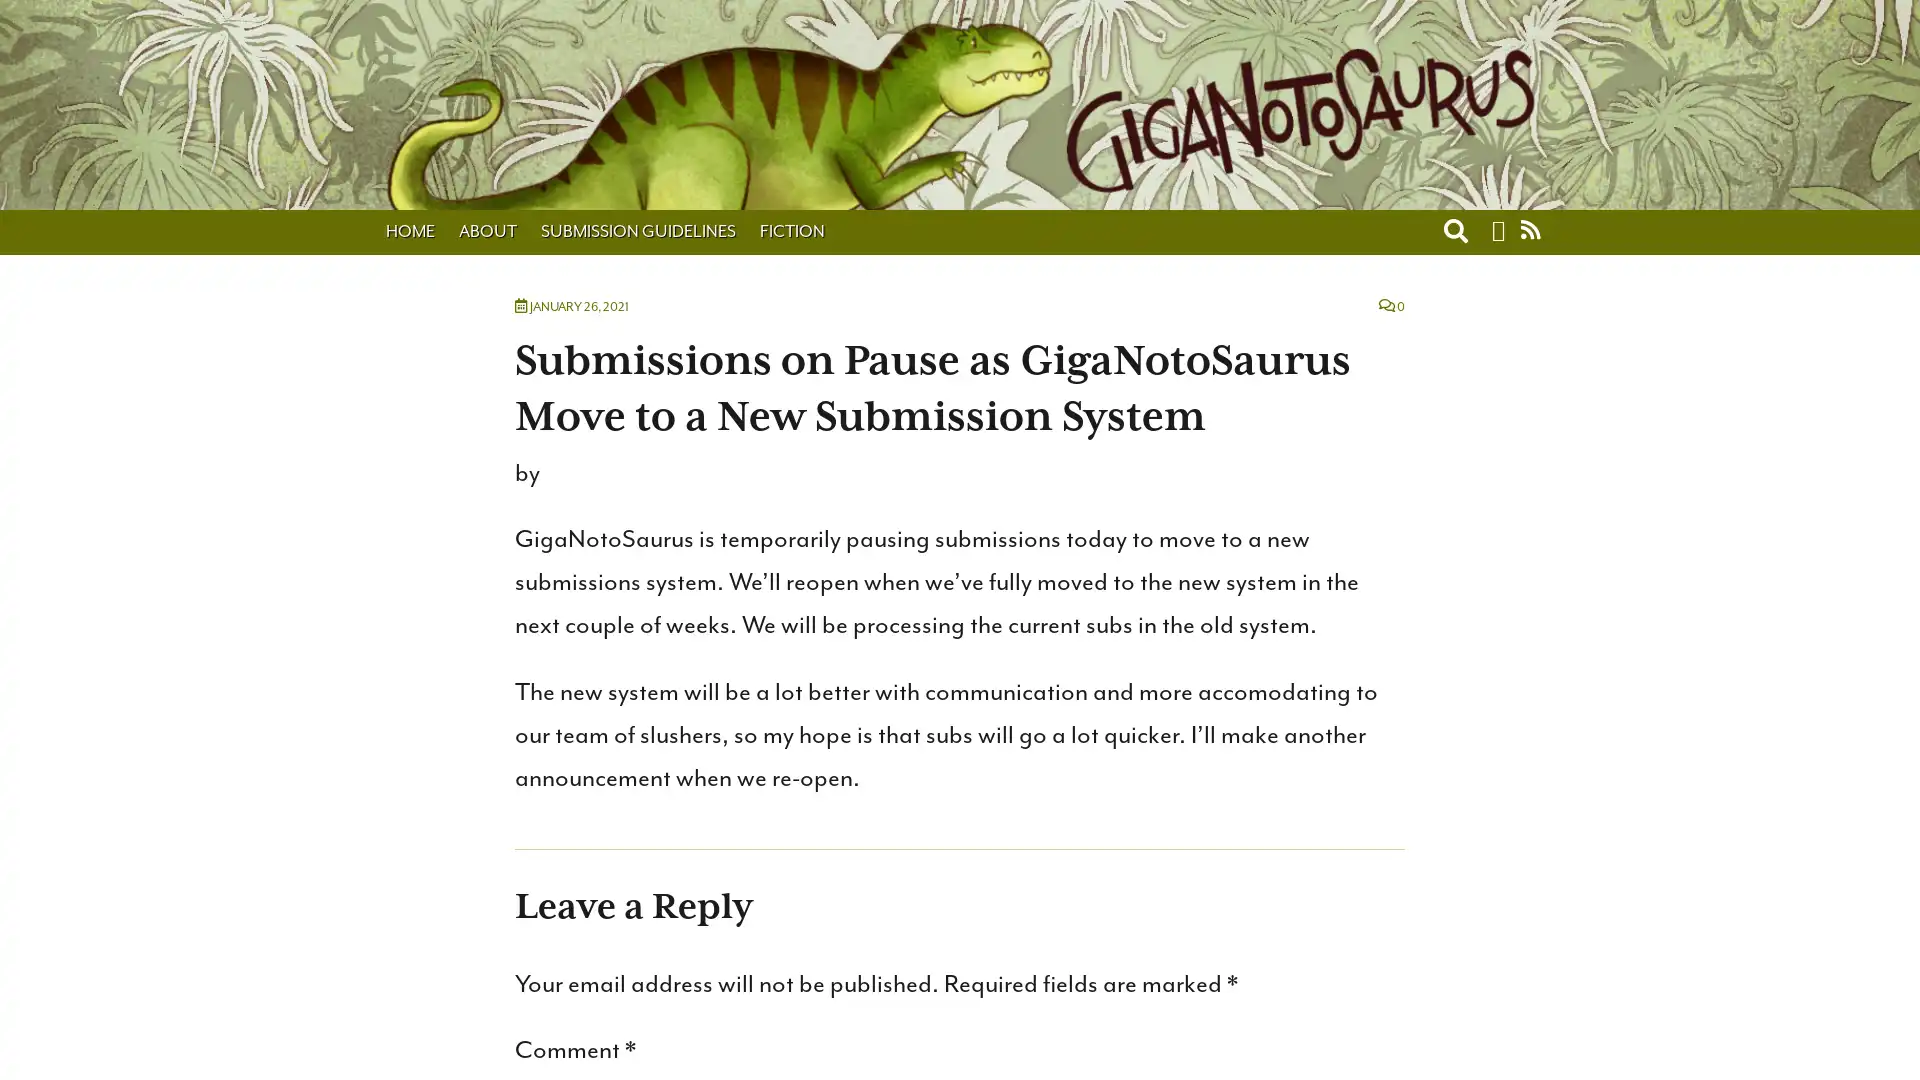 This screenshot has width=1920, height=1080. Describe the element at coordinates (1445, 230) in the screenshot. I see `Toggle search` at that location.